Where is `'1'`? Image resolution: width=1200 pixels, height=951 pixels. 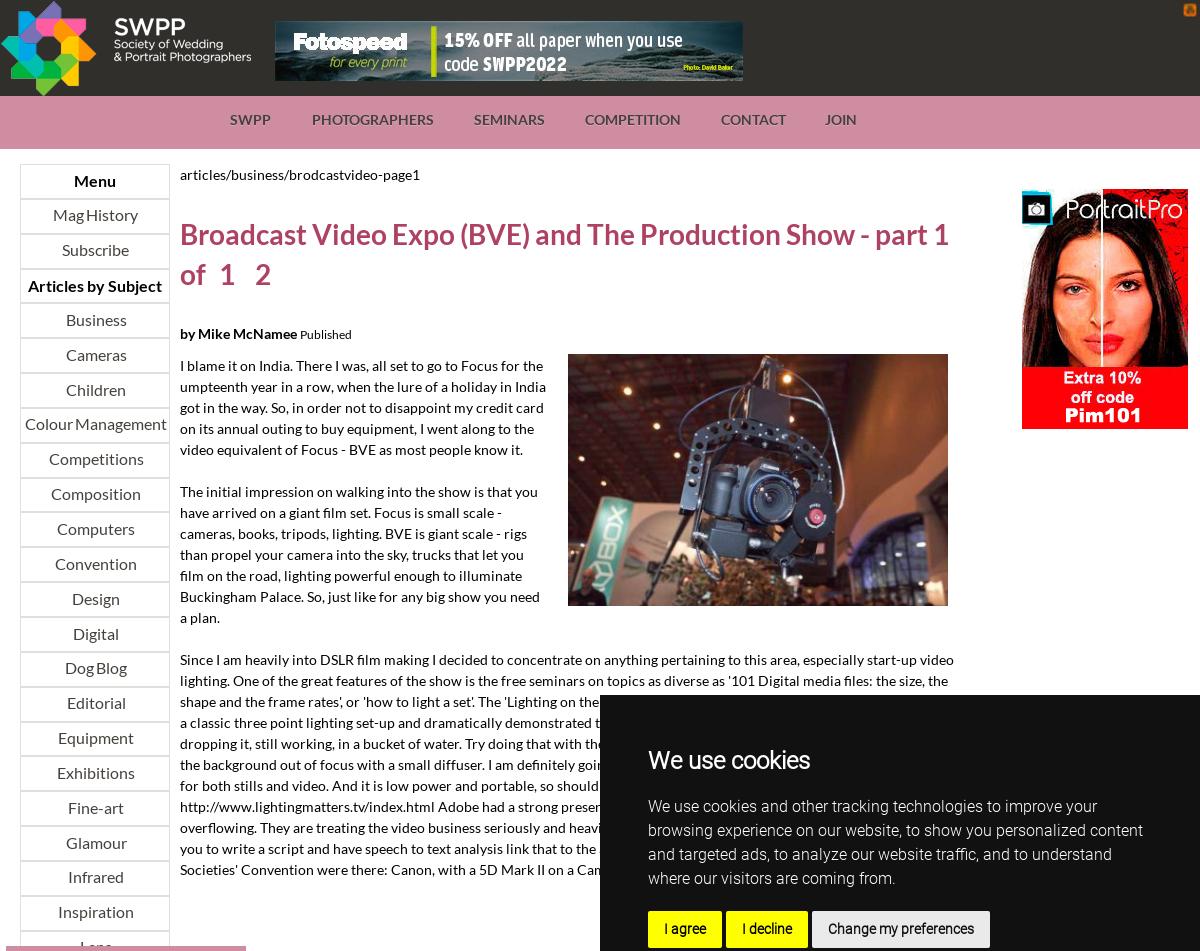
'1' is located at coordinates (224, 273).